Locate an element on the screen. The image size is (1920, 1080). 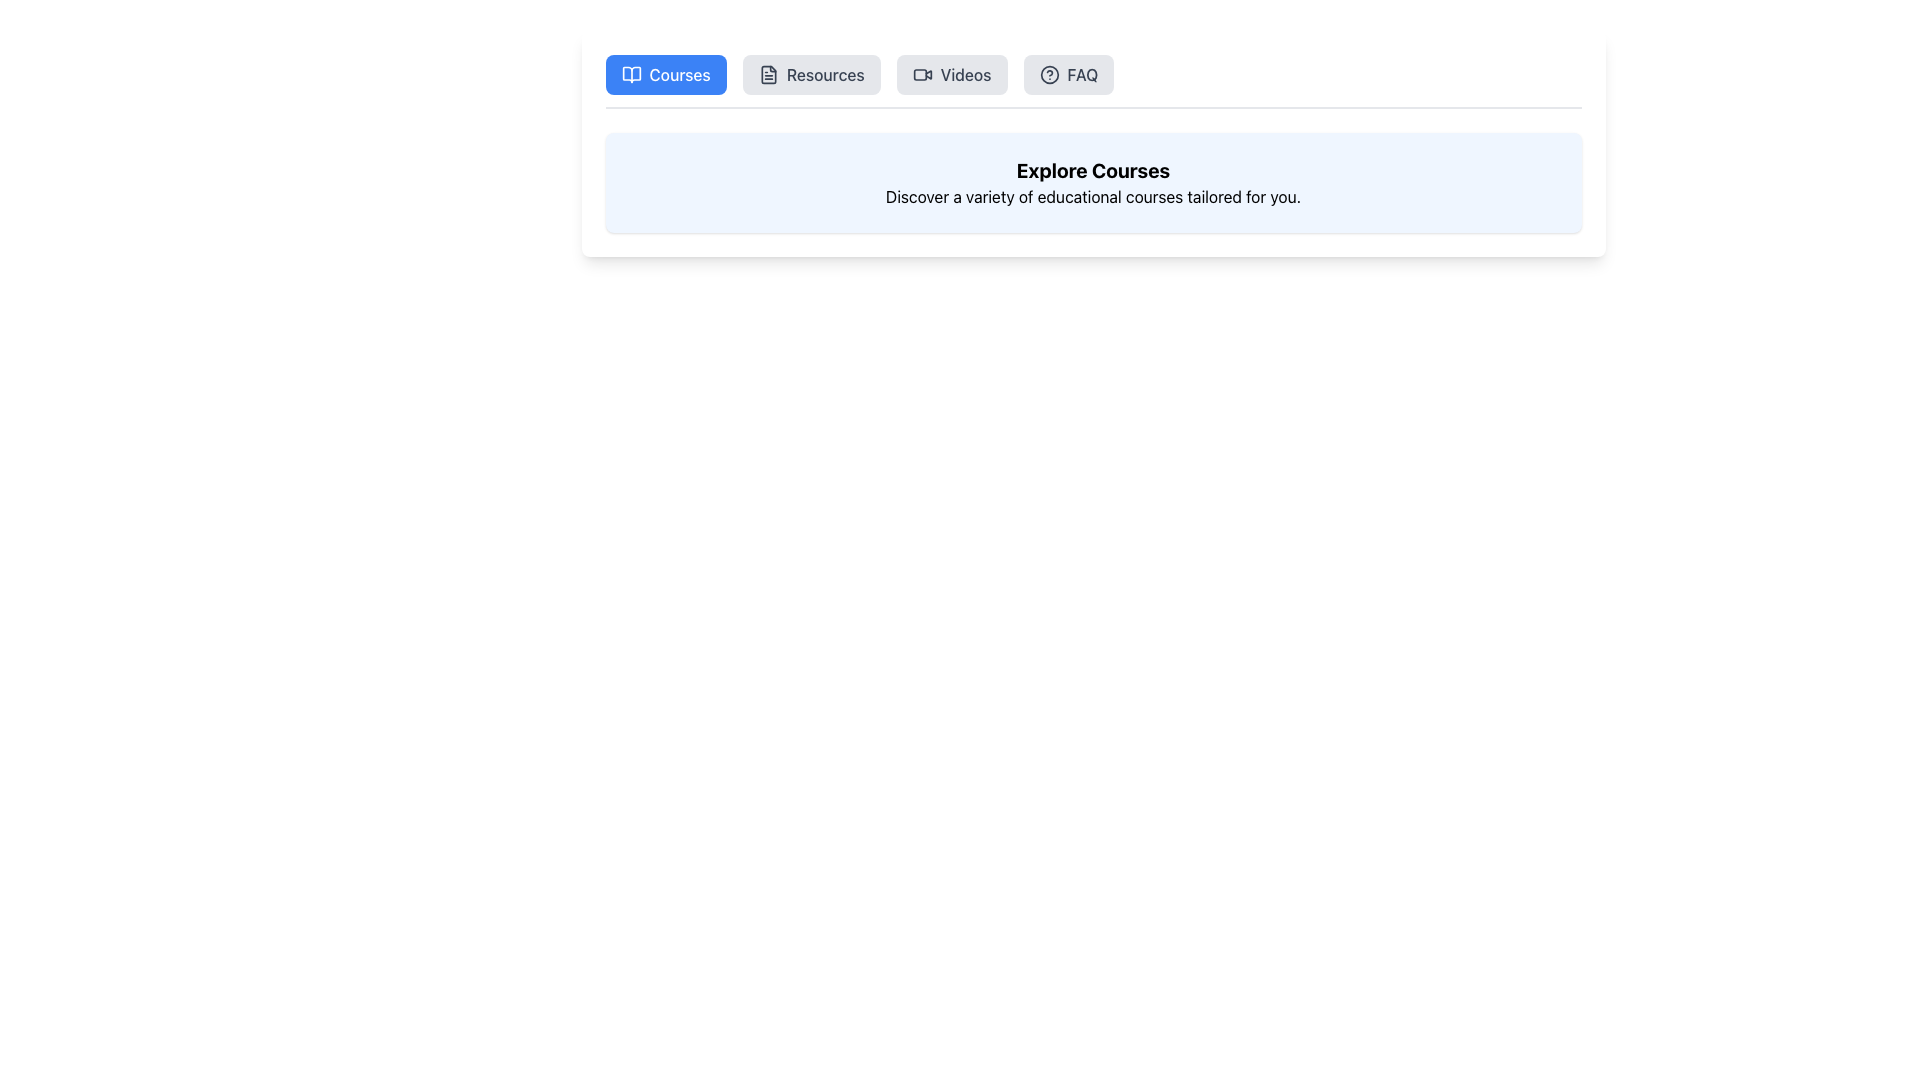
the text label that reads 'Discover a variety of educational courses tailored for you.' which is located below the bold heading 'Explore Courses' in a light blue background is located at coordinates (1092, 196).